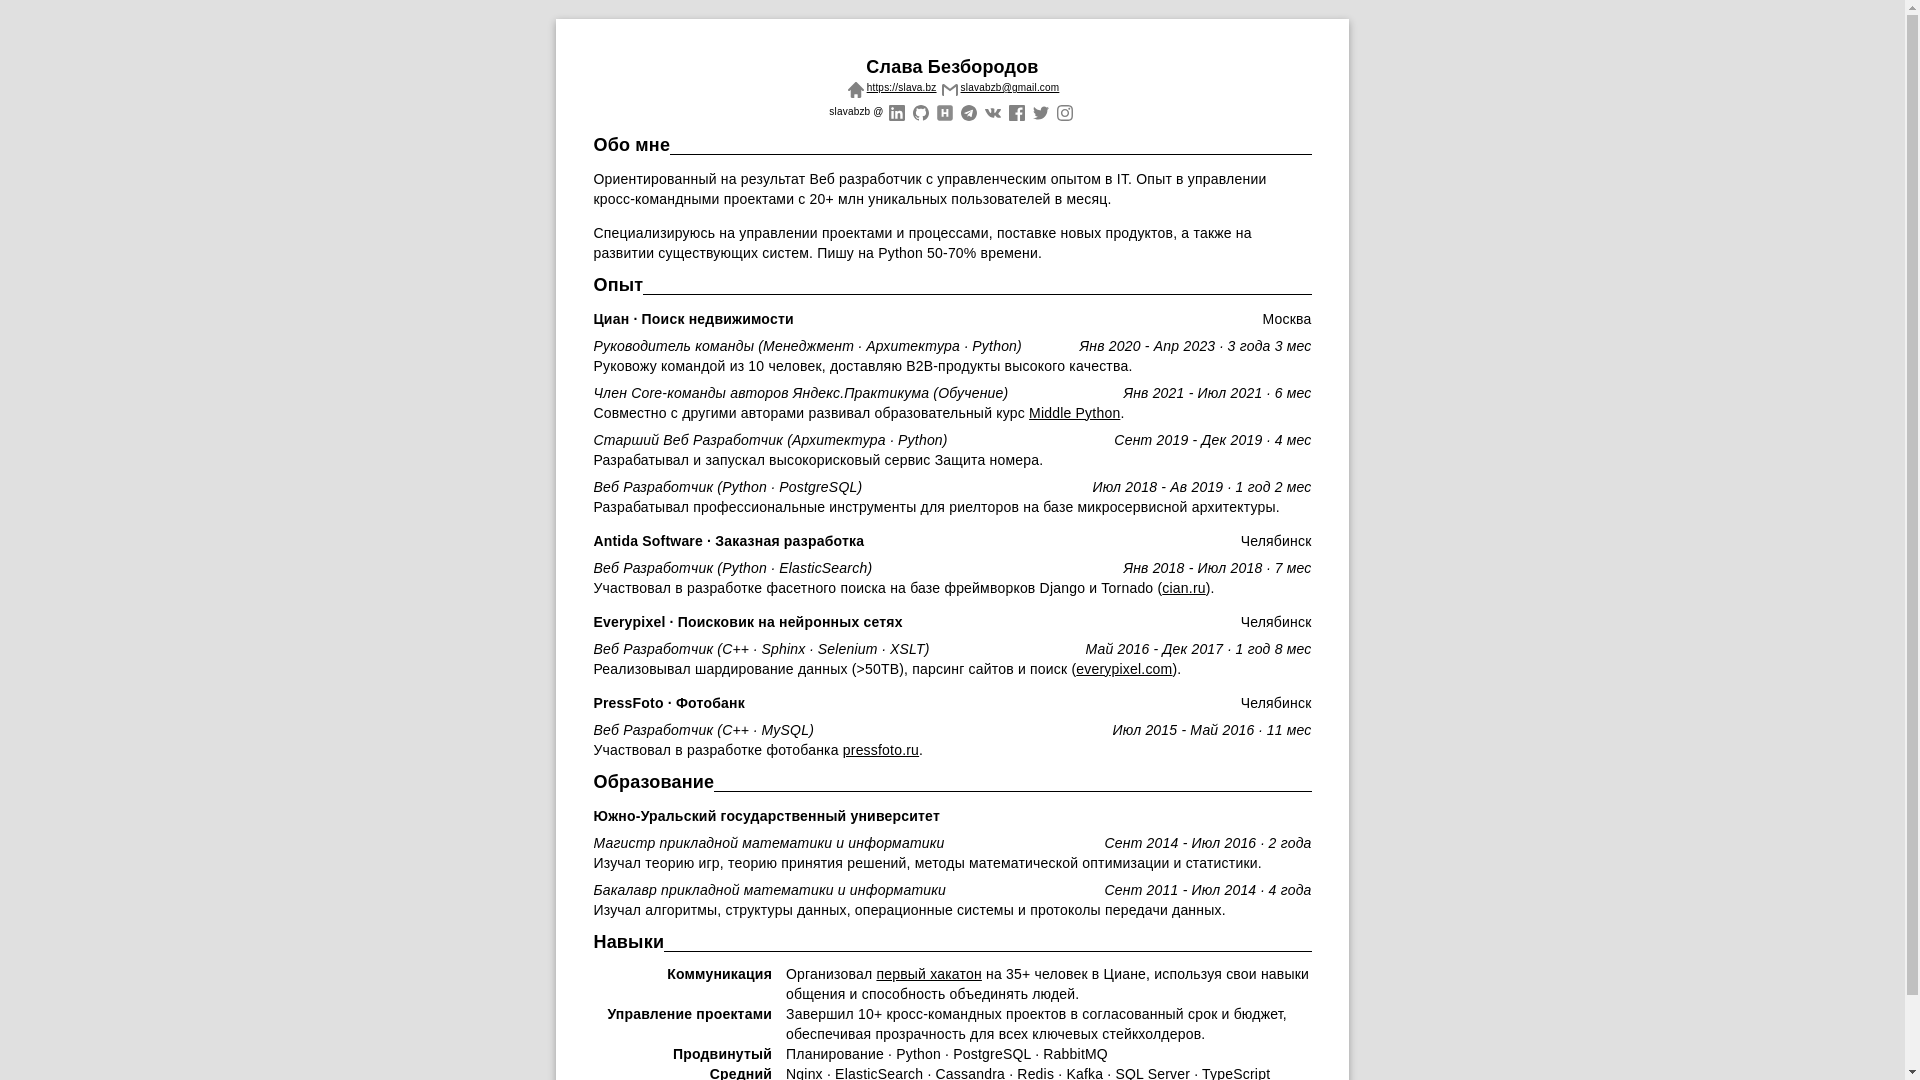 This screenshot has width=1920, height=1080. Describe the element at coordinates (1073, 411) in the screenshot. I see `'Middle Python'` at that location.